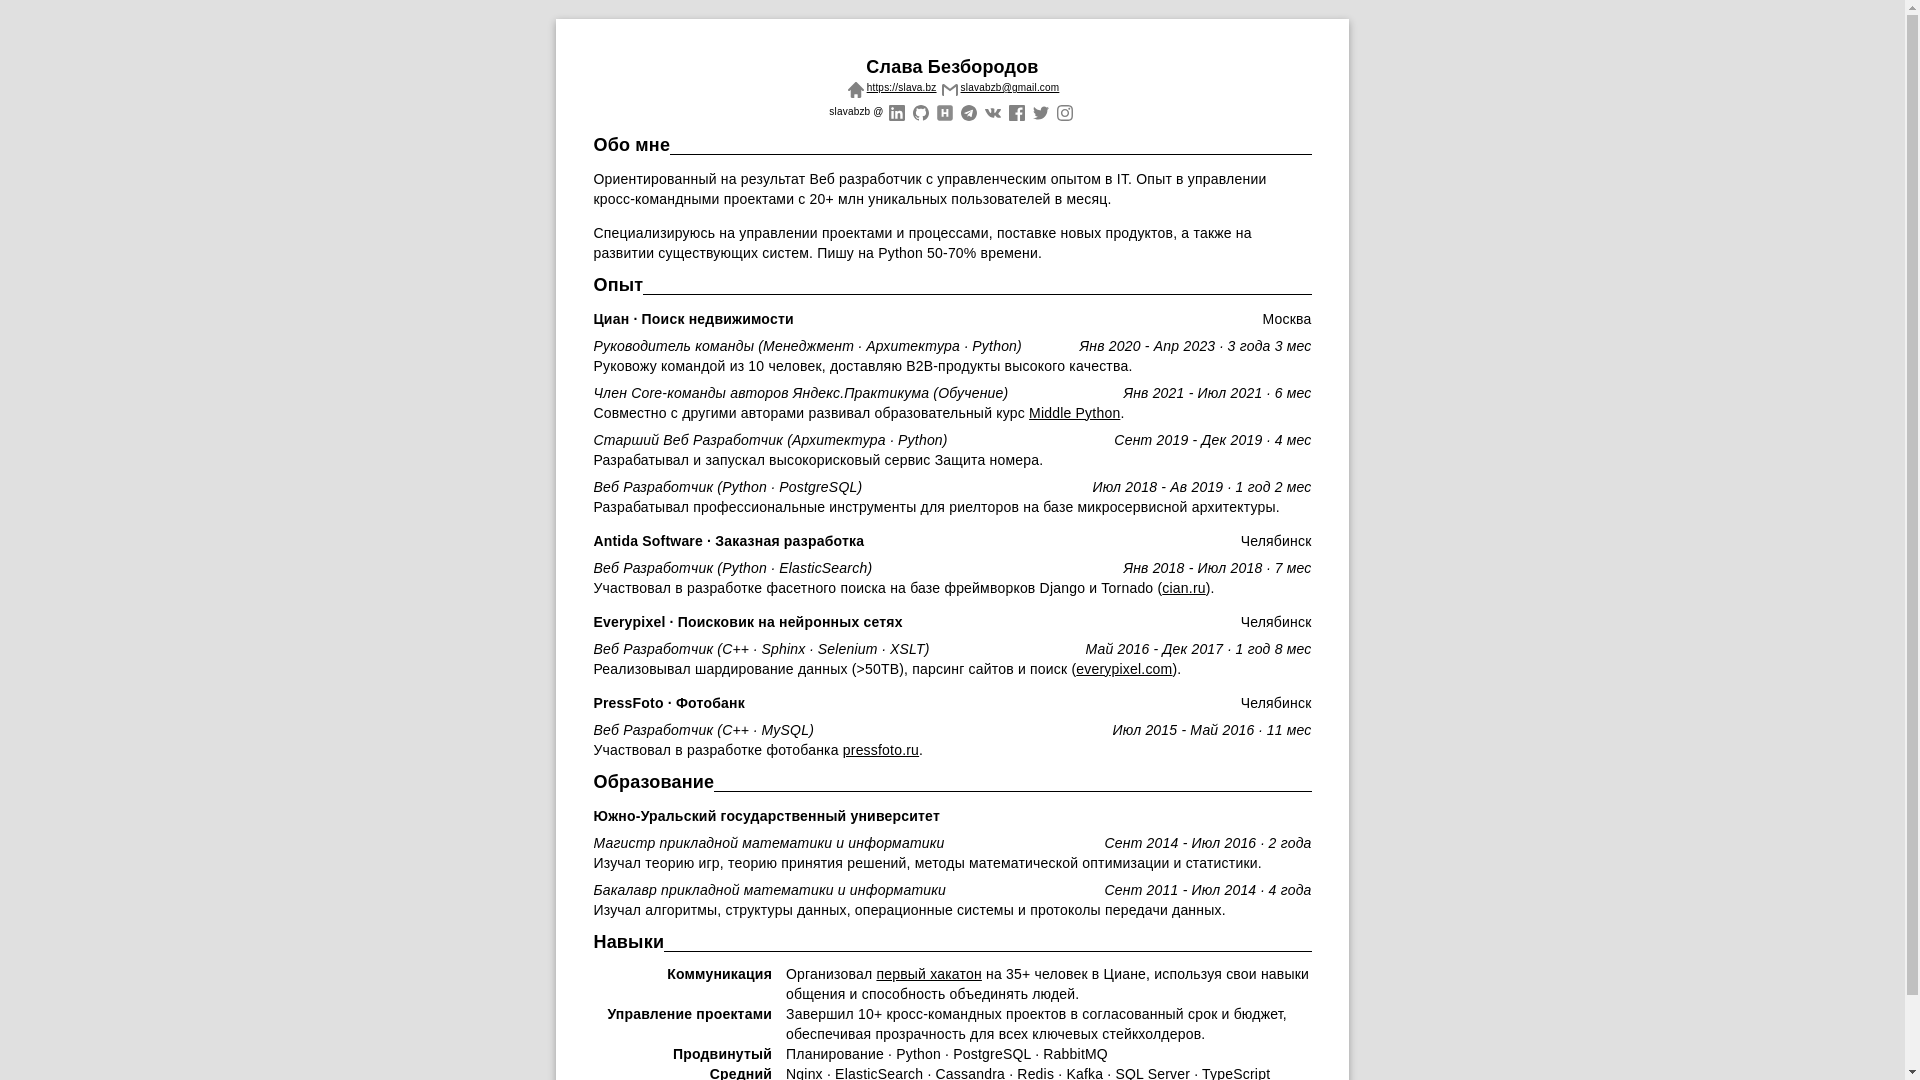 This screenshot has width=1920, height=1080. Describe the element at coordinates (1073, 411) in the screenshot. I see `'Middle Python'` at that location.